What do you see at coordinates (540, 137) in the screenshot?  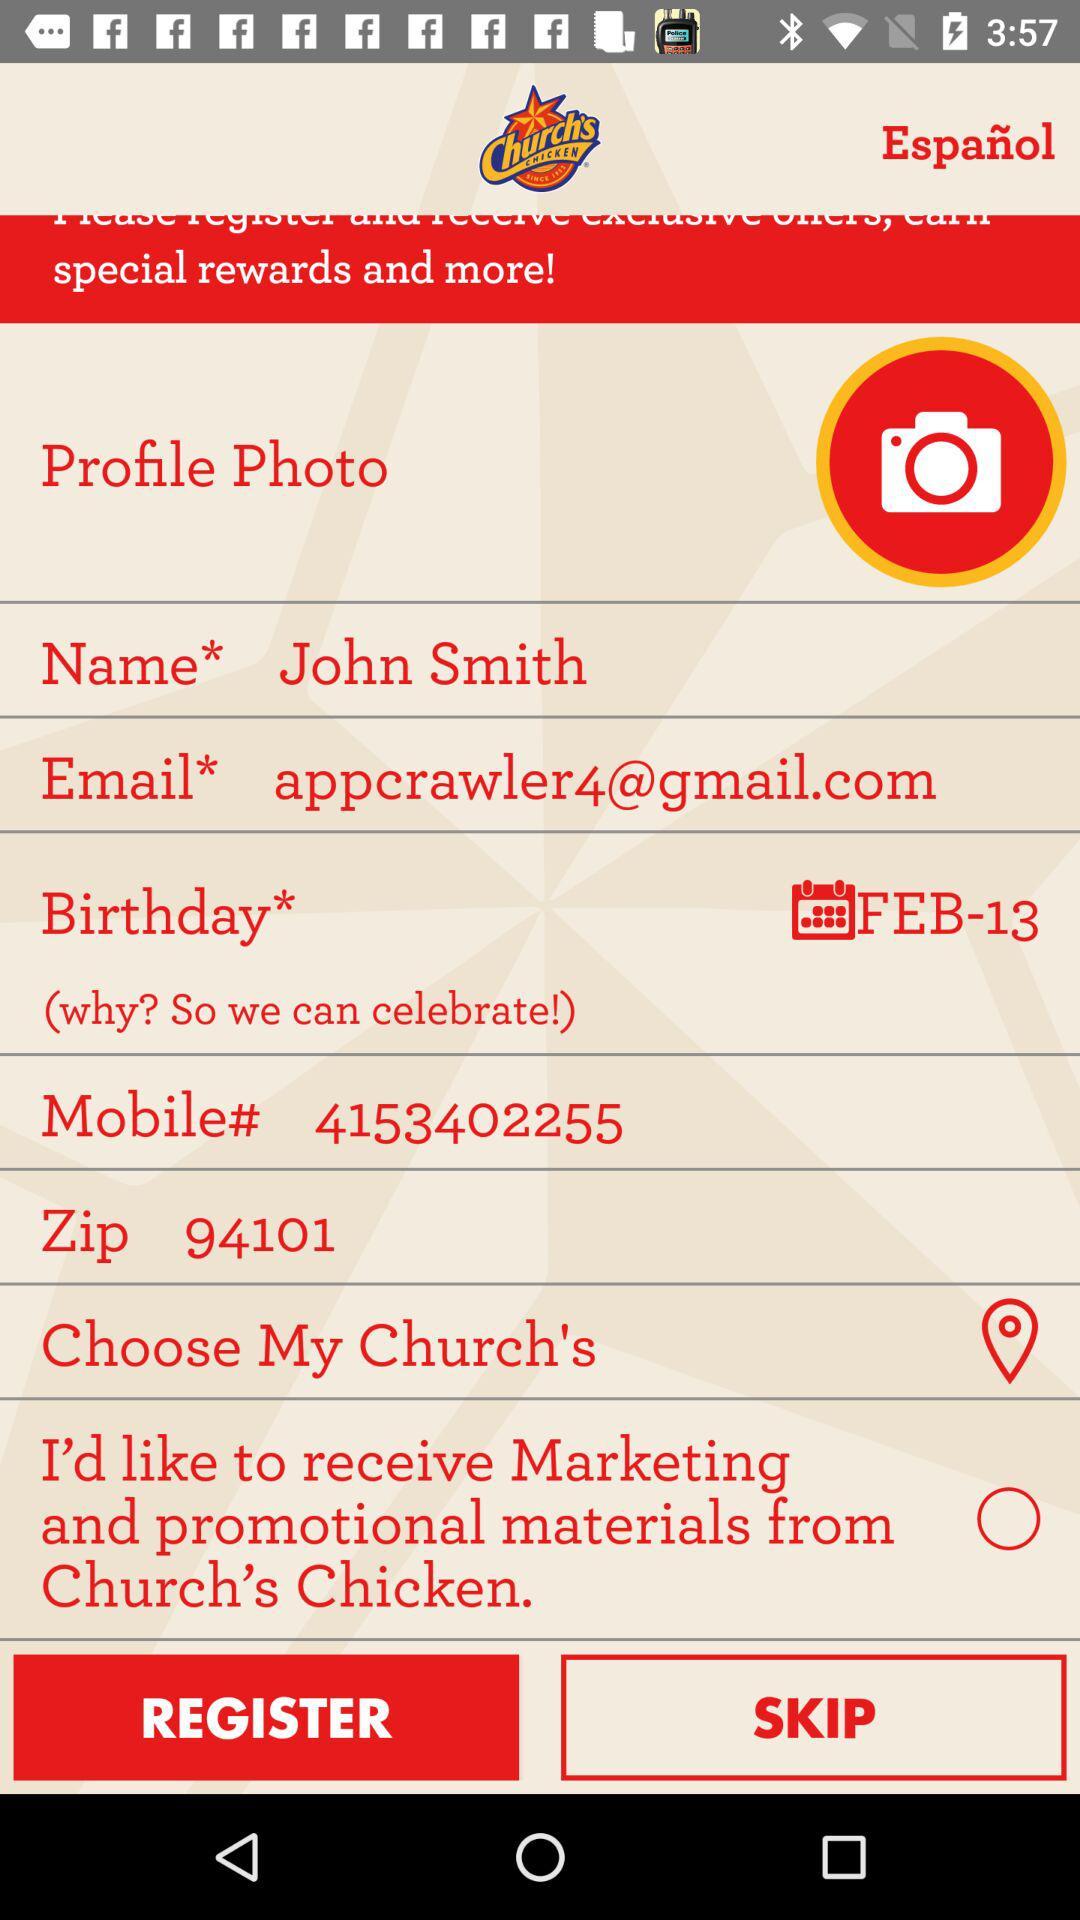 I see `home screen for church 's chicken` at bounding box center [540, 137].